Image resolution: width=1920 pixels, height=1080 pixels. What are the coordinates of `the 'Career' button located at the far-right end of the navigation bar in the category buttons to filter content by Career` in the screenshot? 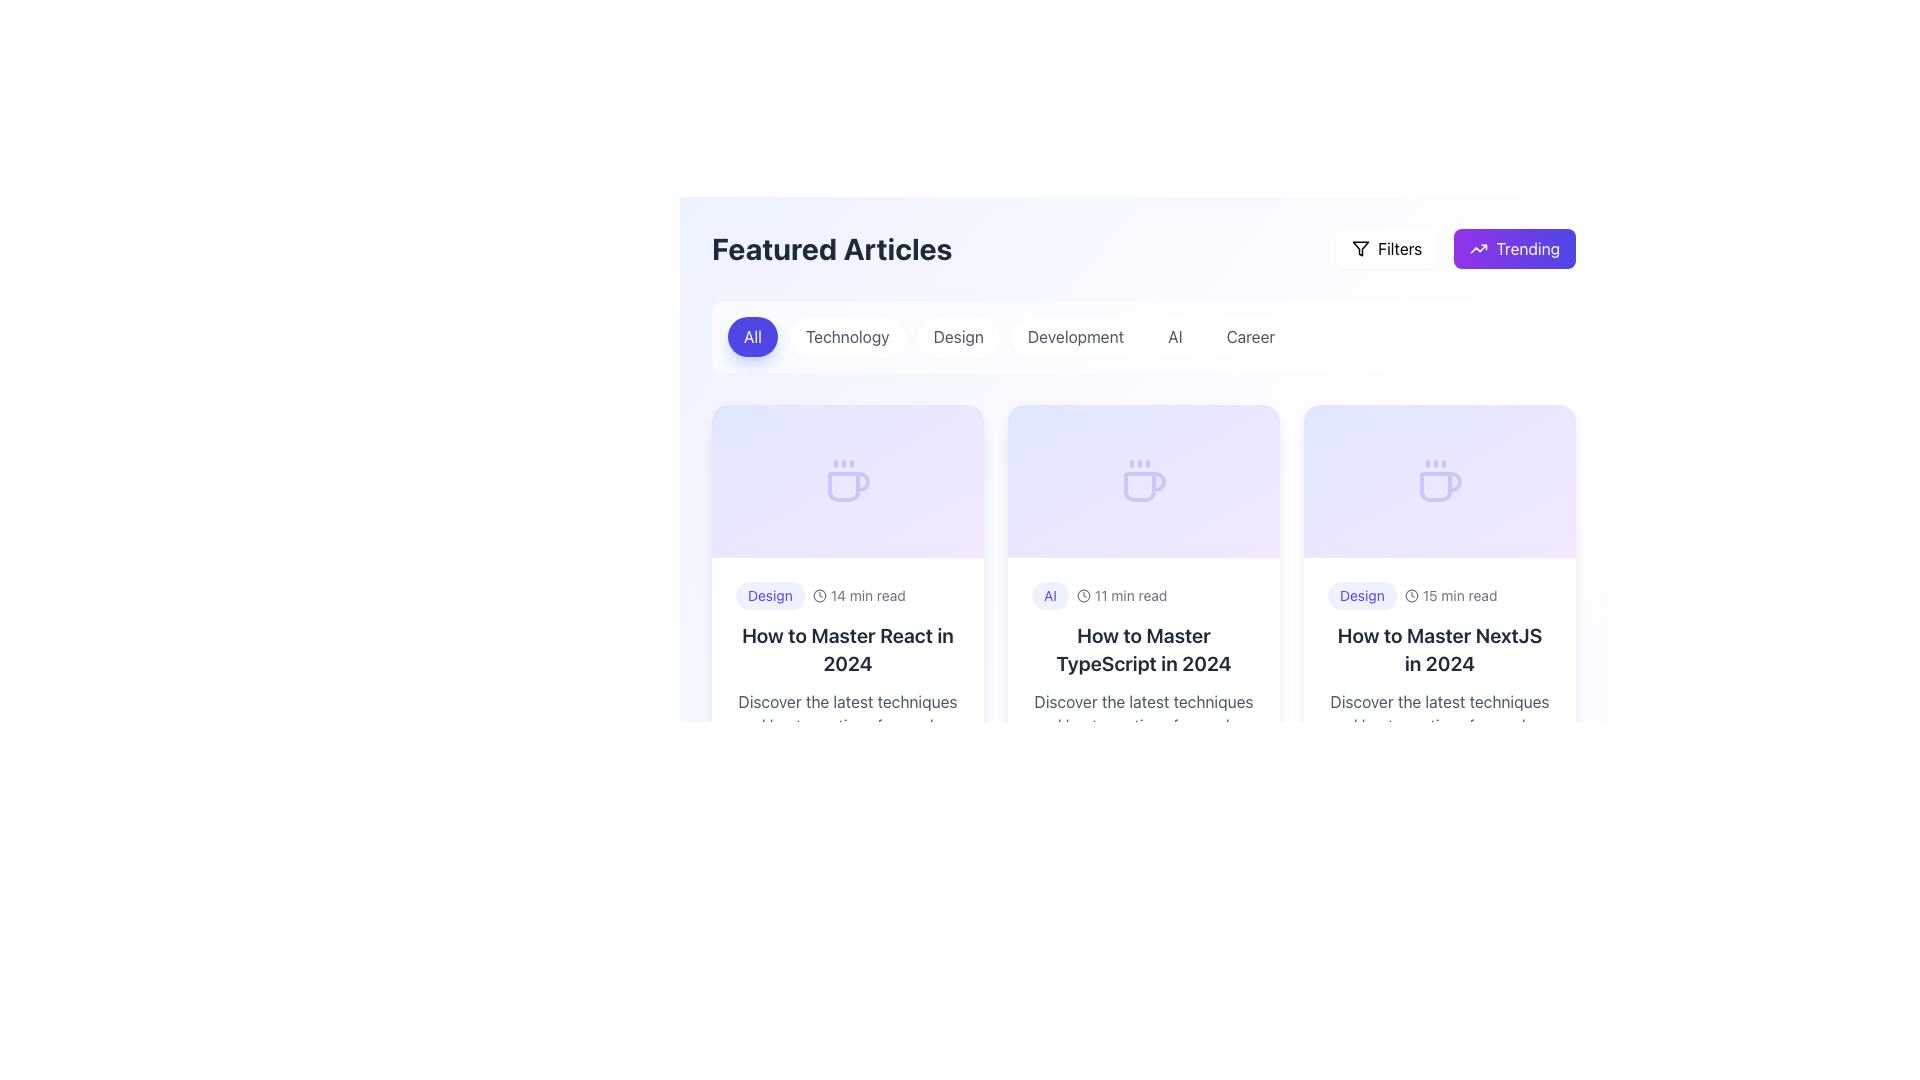 It's located at (1248, 335).